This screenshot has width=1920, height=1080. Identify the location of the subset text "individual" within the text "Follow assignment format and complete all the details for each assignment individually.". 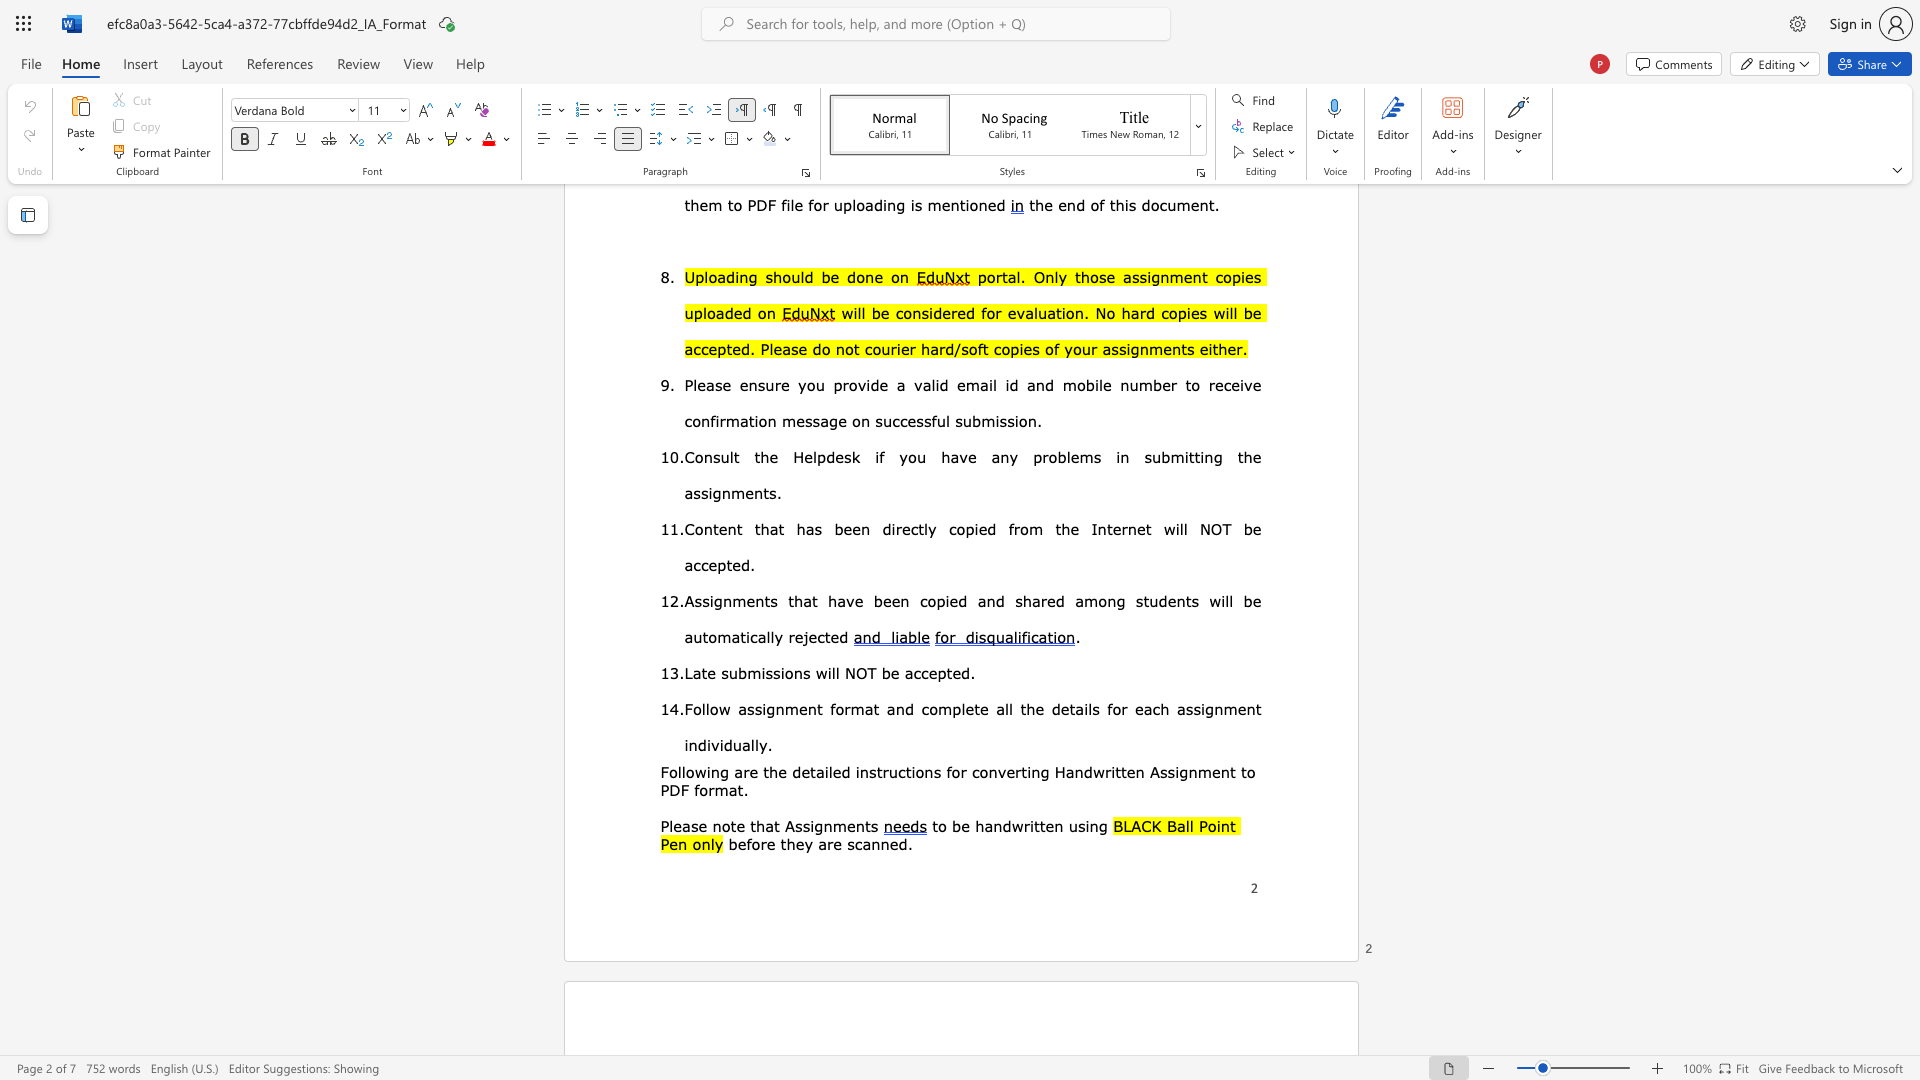
(684, 744).